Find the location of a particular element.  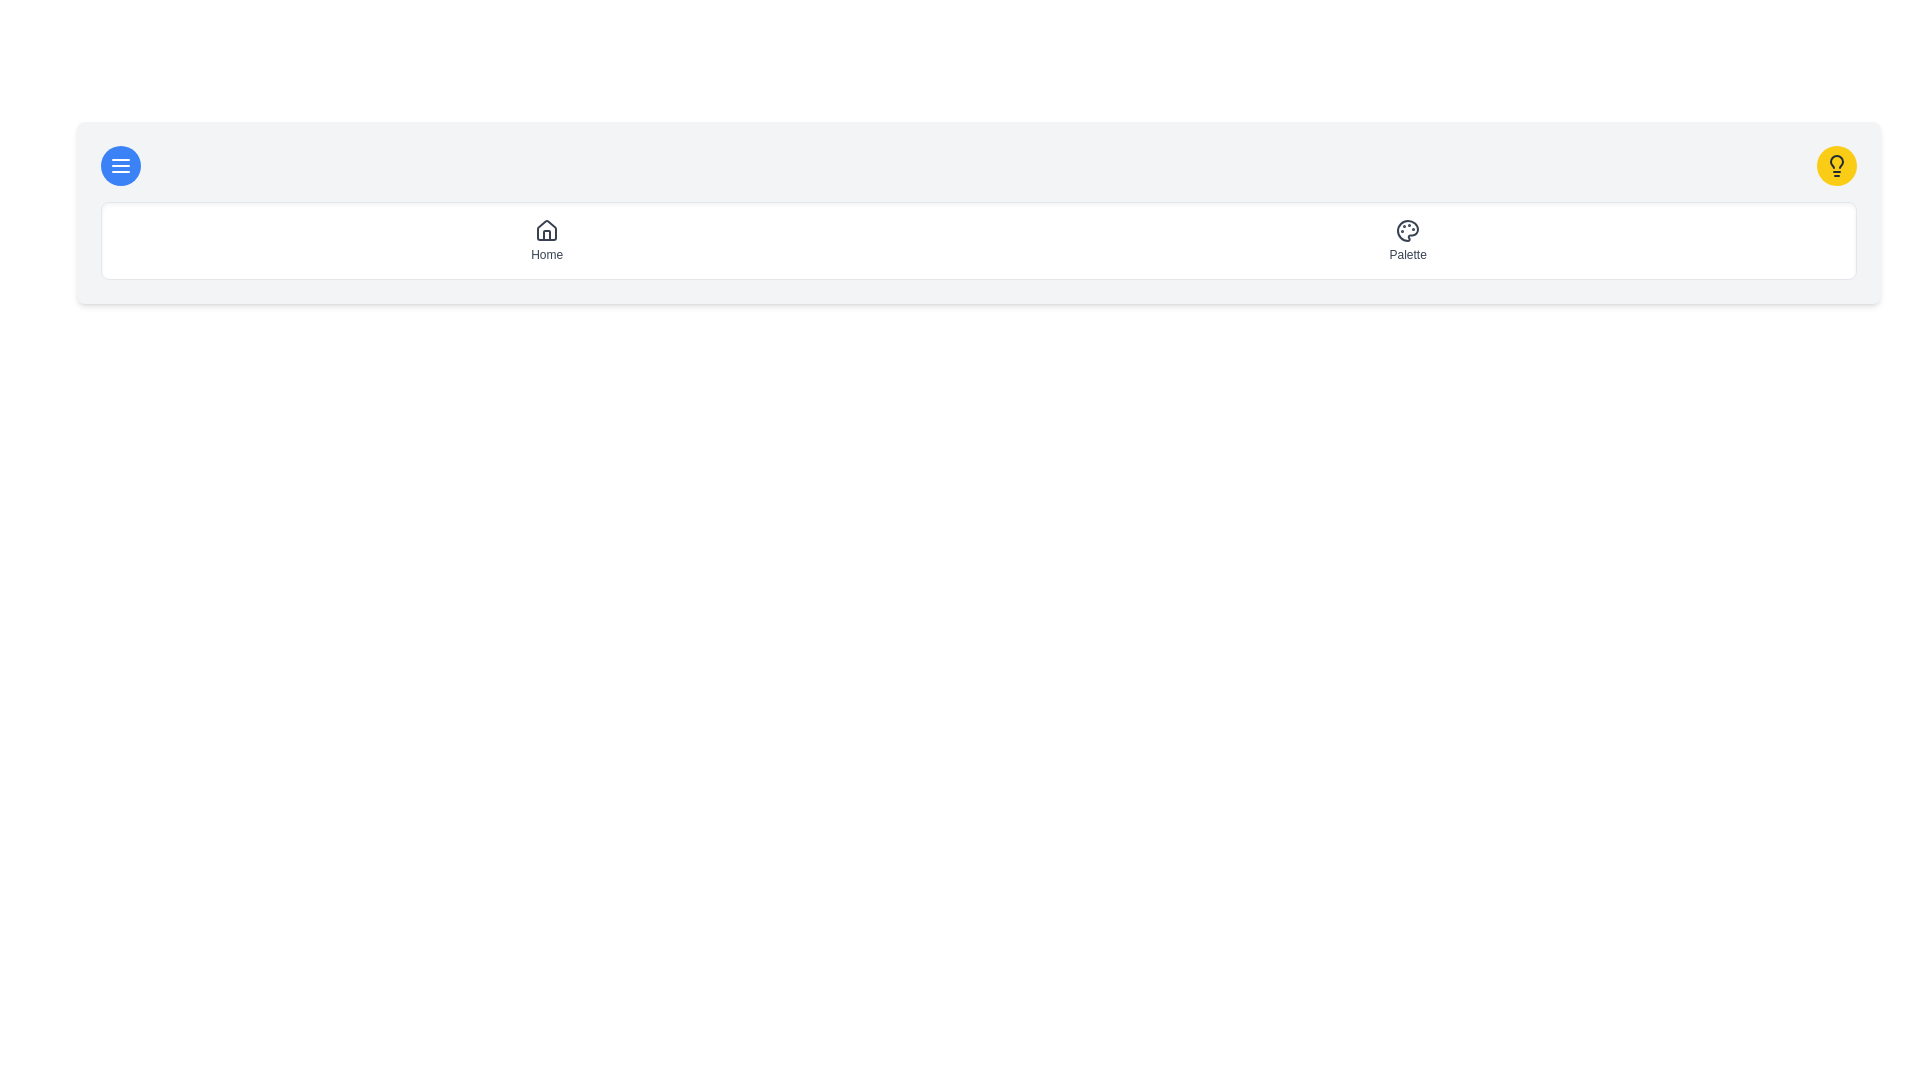

the home icon located in the vertical navigational bar, which serves as a visual cue is located at coordinates (547, 230).